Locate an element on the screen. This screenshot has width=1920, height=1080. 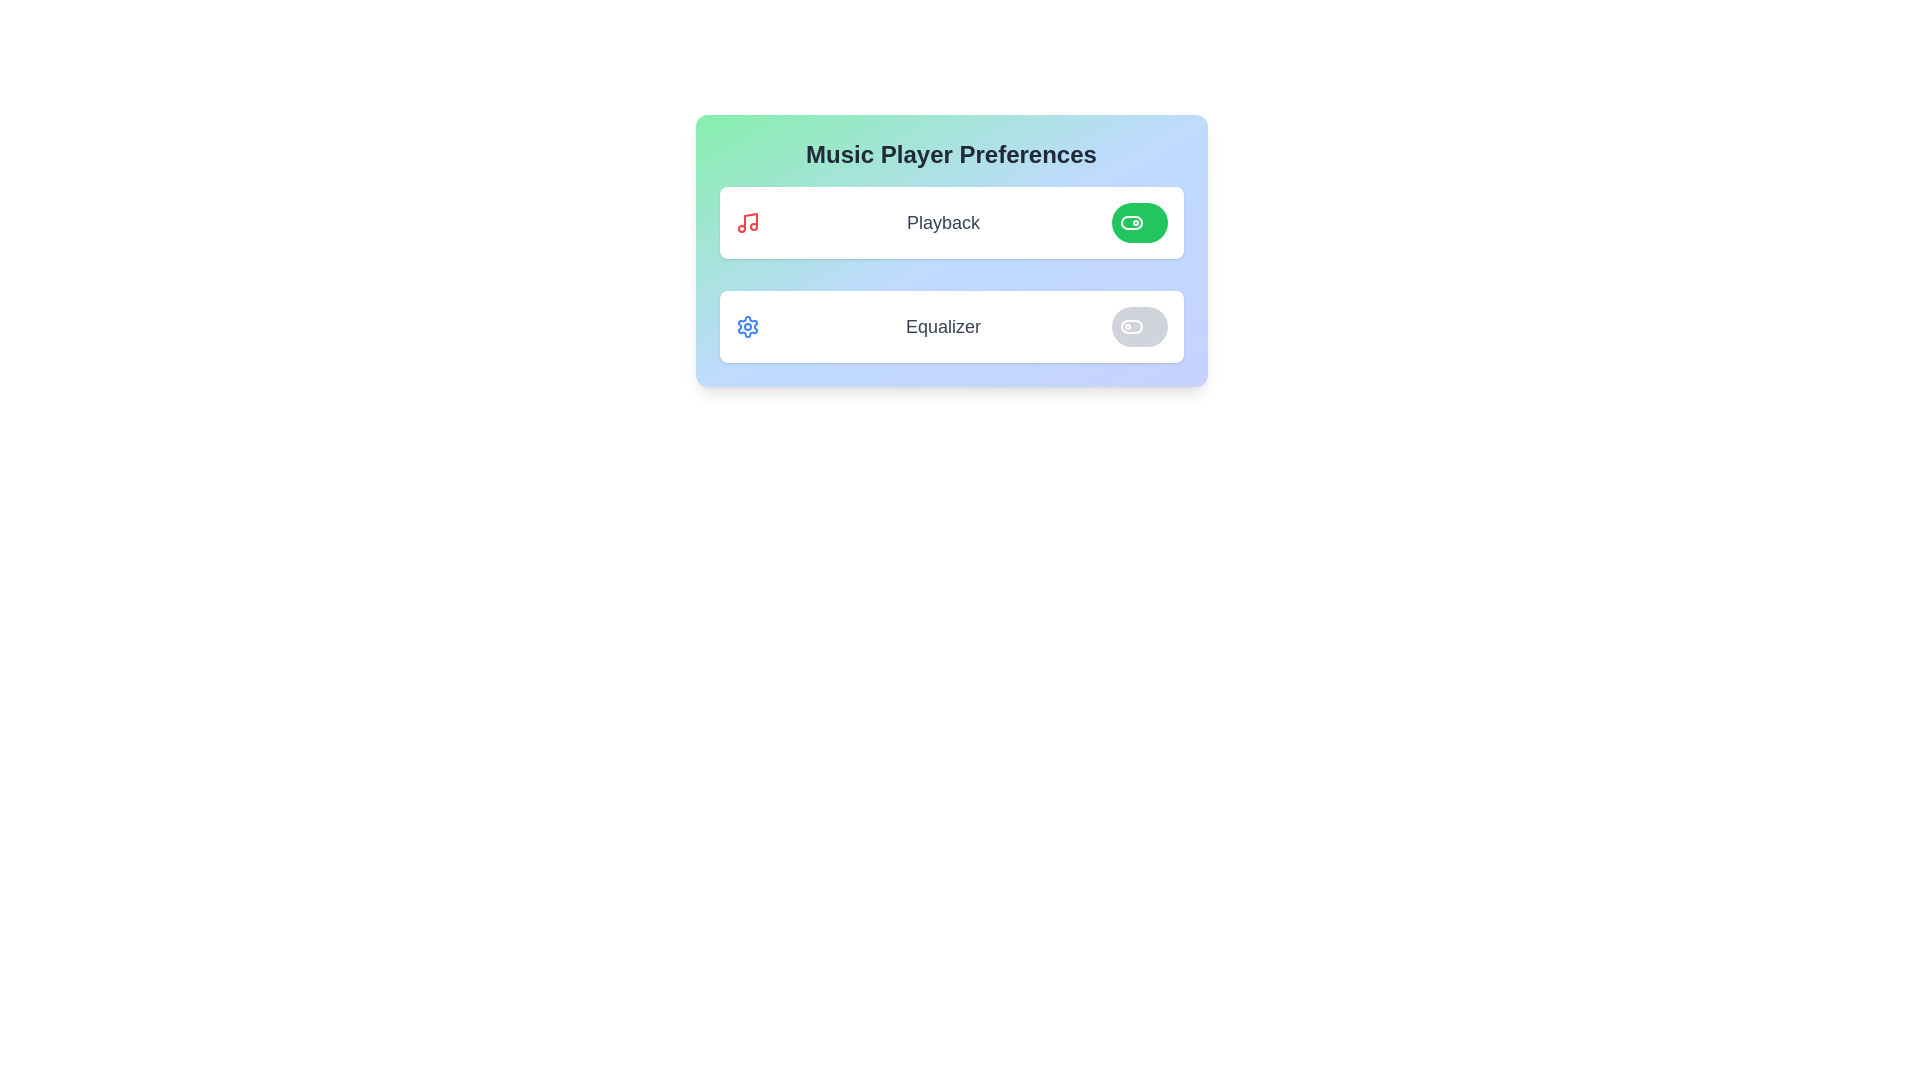
the music playback icon located to the far left of the 'Playback' entry in the 'Music Player Preferences' interface is located at coordinates (746, 223).